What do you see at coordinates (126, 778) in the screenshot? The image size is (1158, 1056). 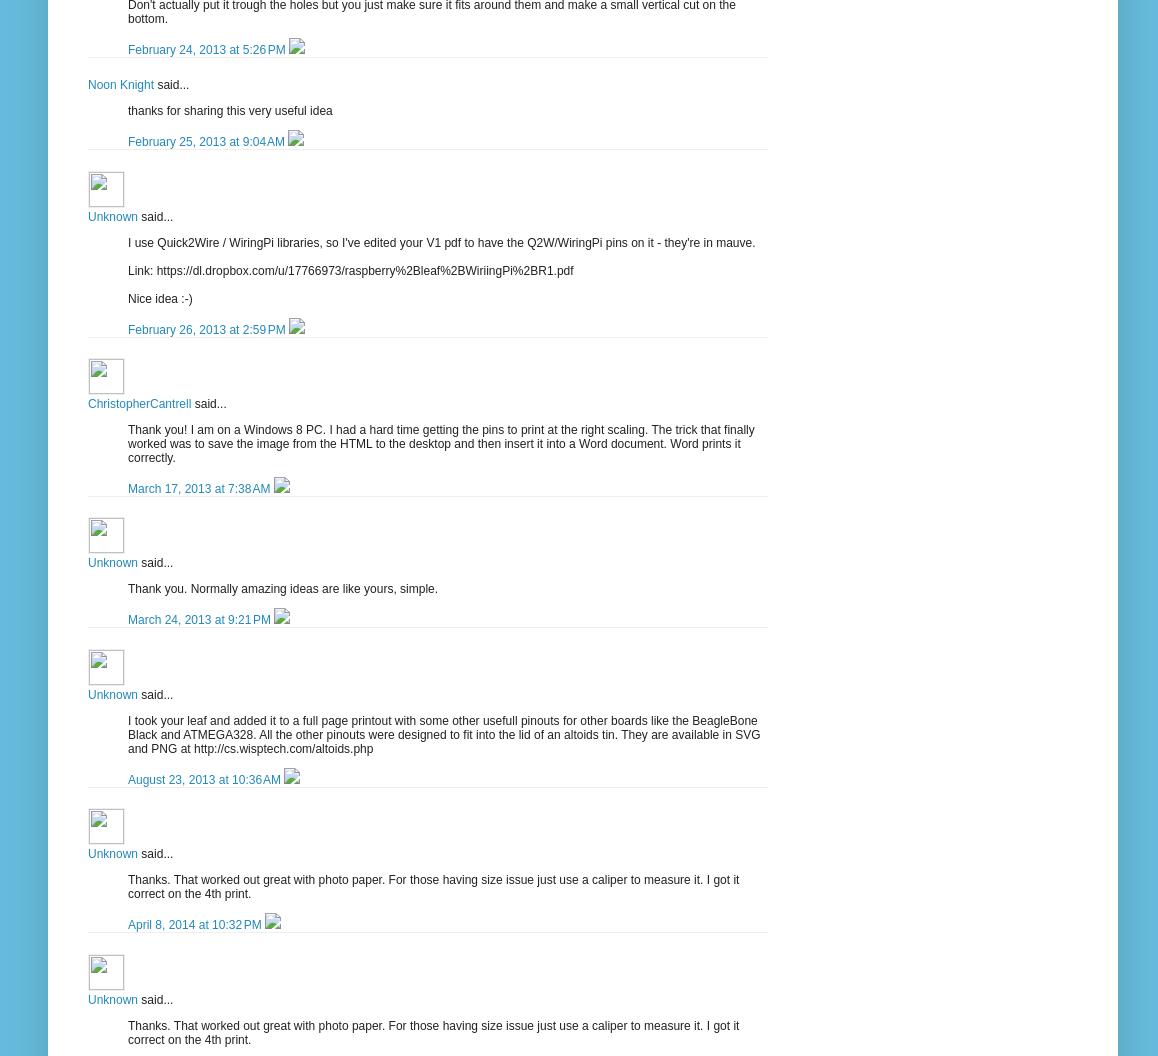 I see `'August 23, 2013 at 10:36 AM'` at bounding box center [126, 778].